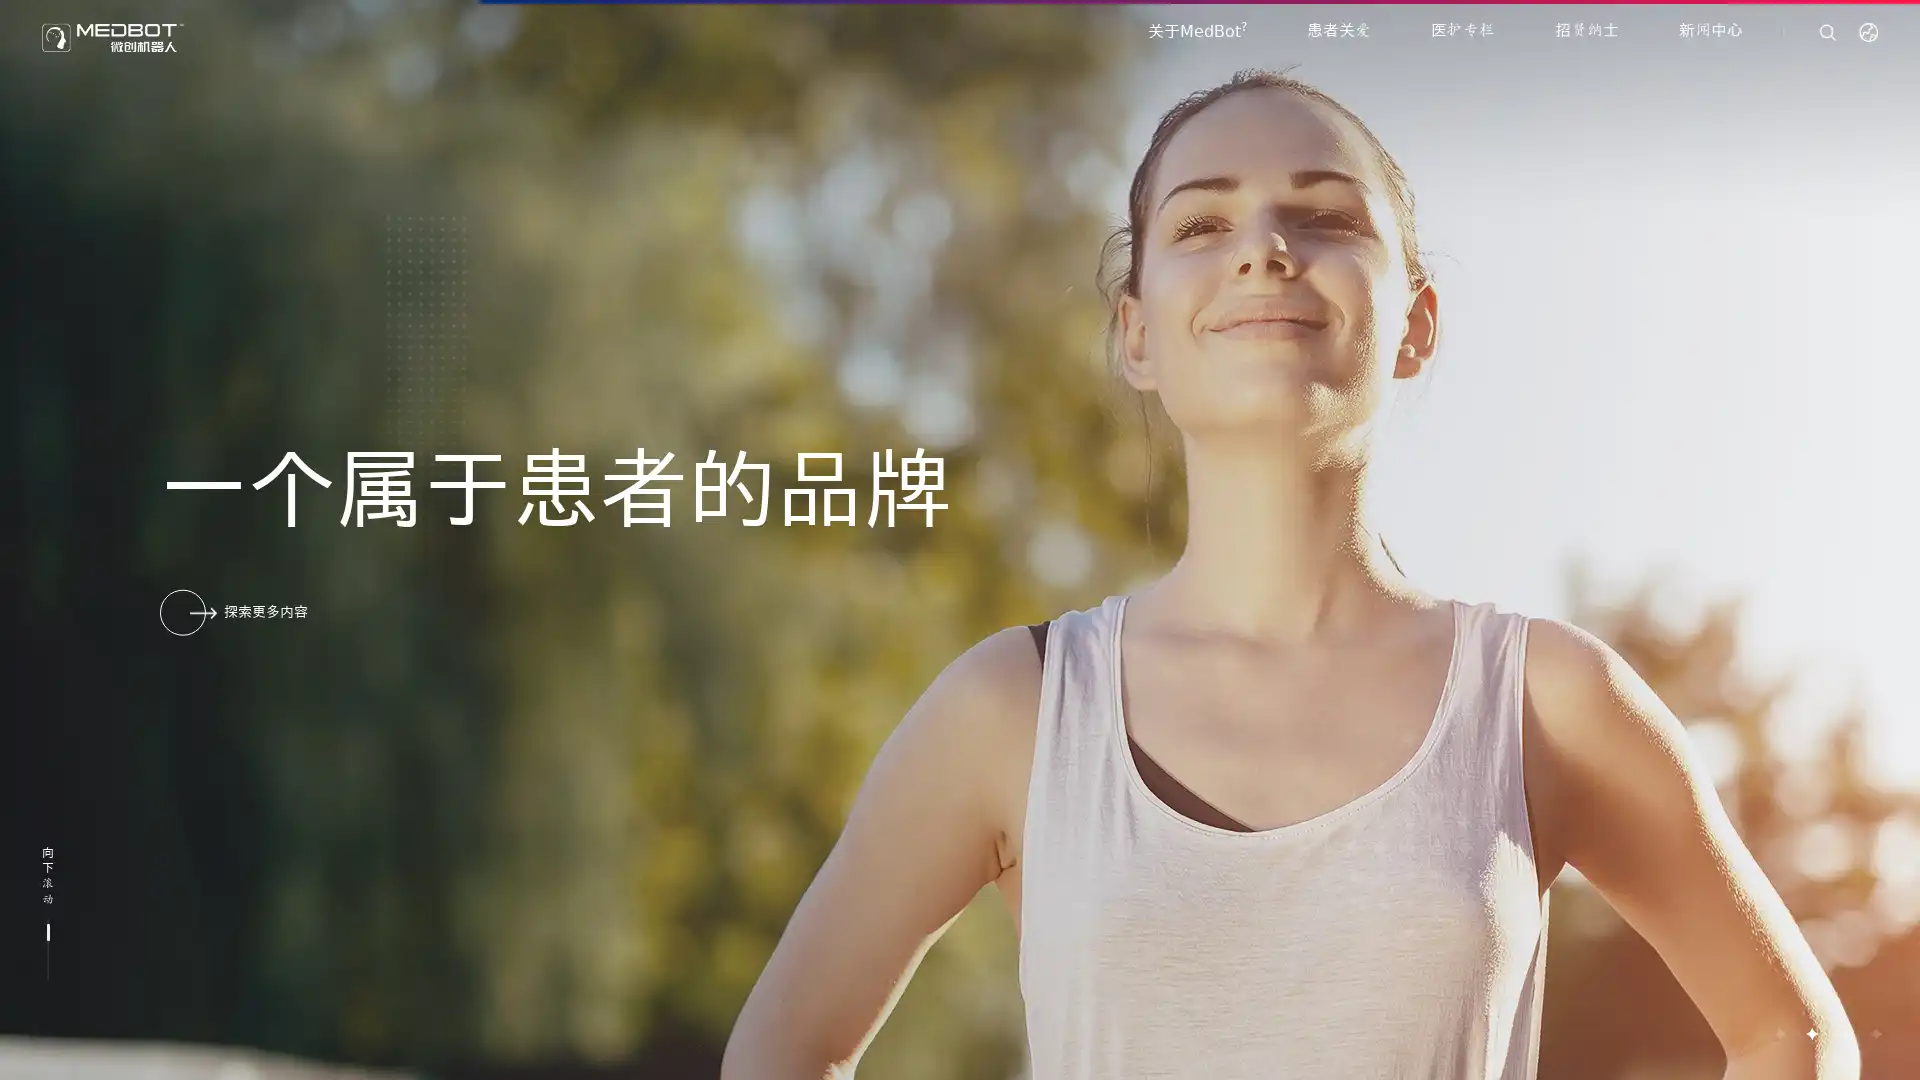 This screenshot has height=1080, width=1920. What do you see at coordinates (1810, 1033) in the screenshot?
I see `Go to slide 2` at bounding box center [1810, 1033].